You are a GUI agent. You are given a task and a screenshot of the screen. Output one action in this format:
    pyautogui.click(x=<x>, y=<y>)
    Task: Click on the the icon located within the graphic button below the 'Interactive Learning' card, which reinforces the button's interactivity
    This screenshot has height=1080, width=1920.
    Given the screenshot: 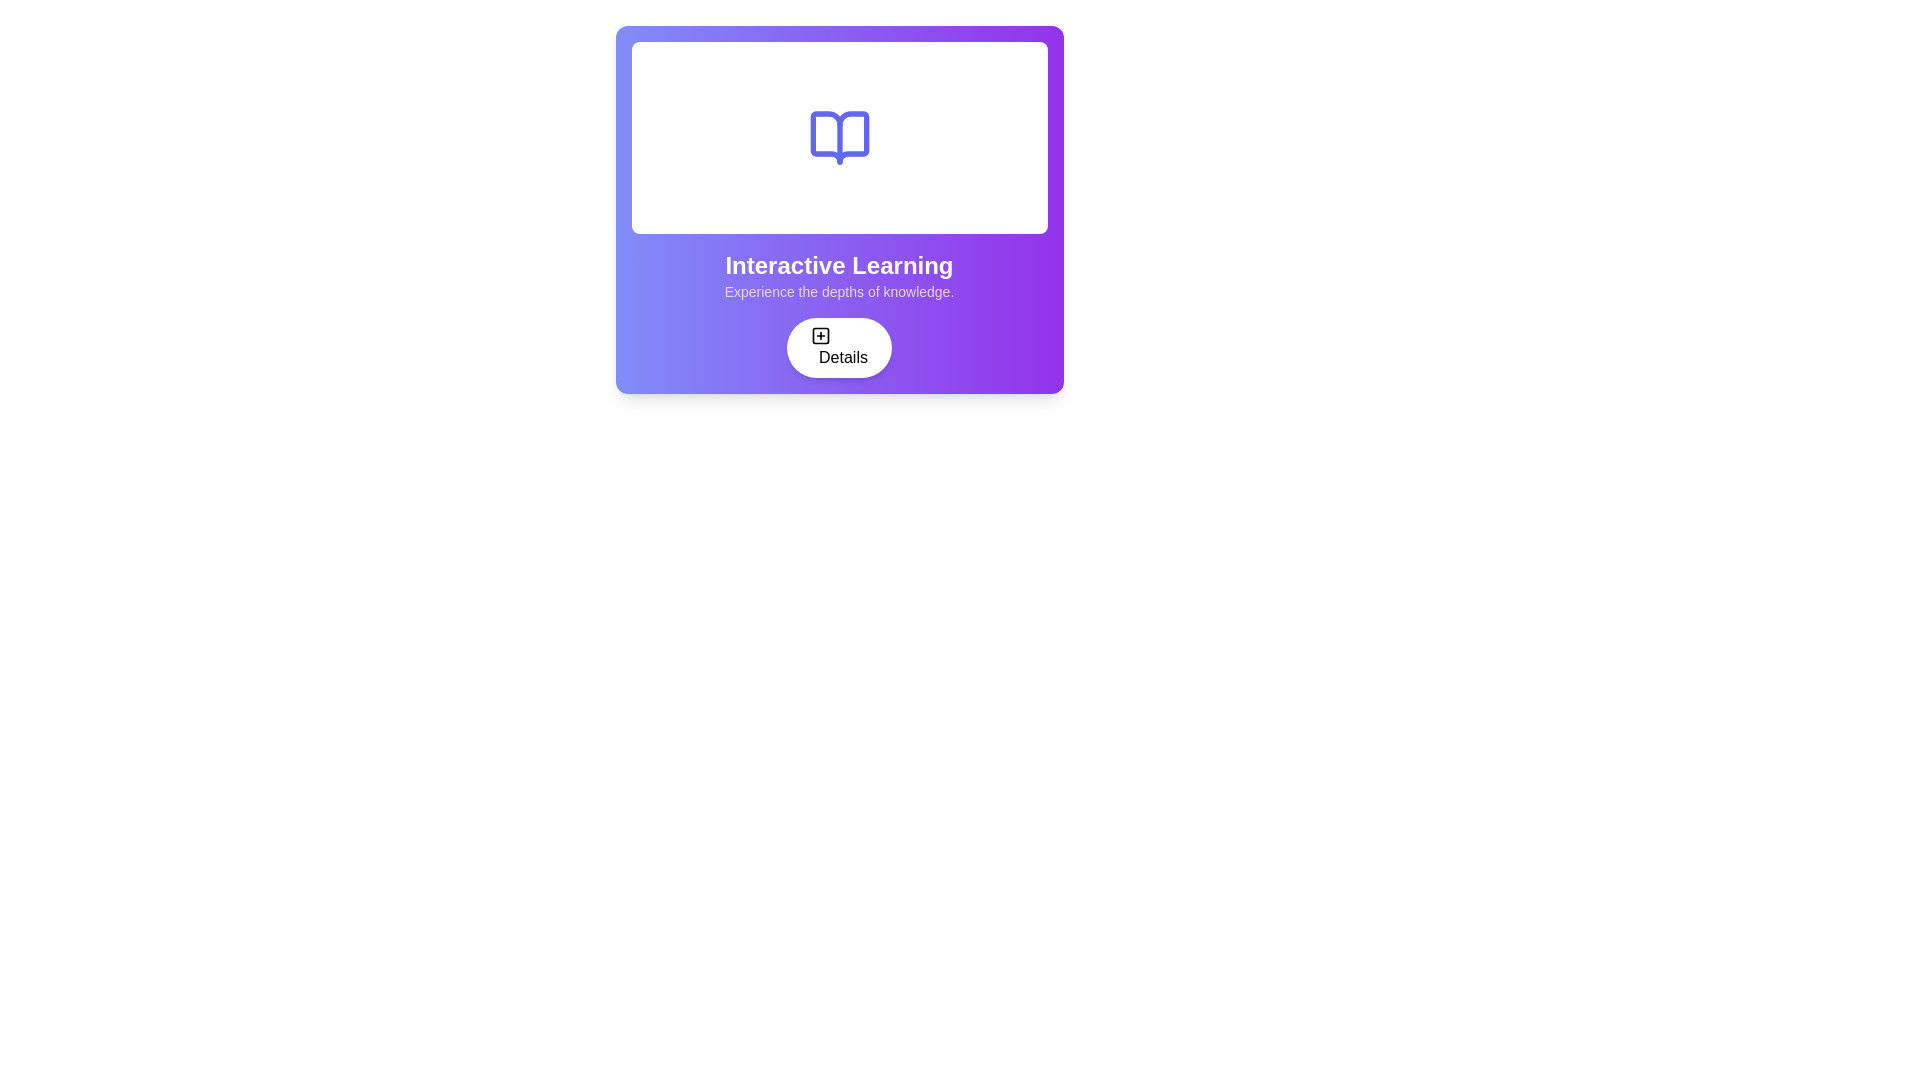 What is the action you would take?
    pyautogui.click(x=820, y=334)
    